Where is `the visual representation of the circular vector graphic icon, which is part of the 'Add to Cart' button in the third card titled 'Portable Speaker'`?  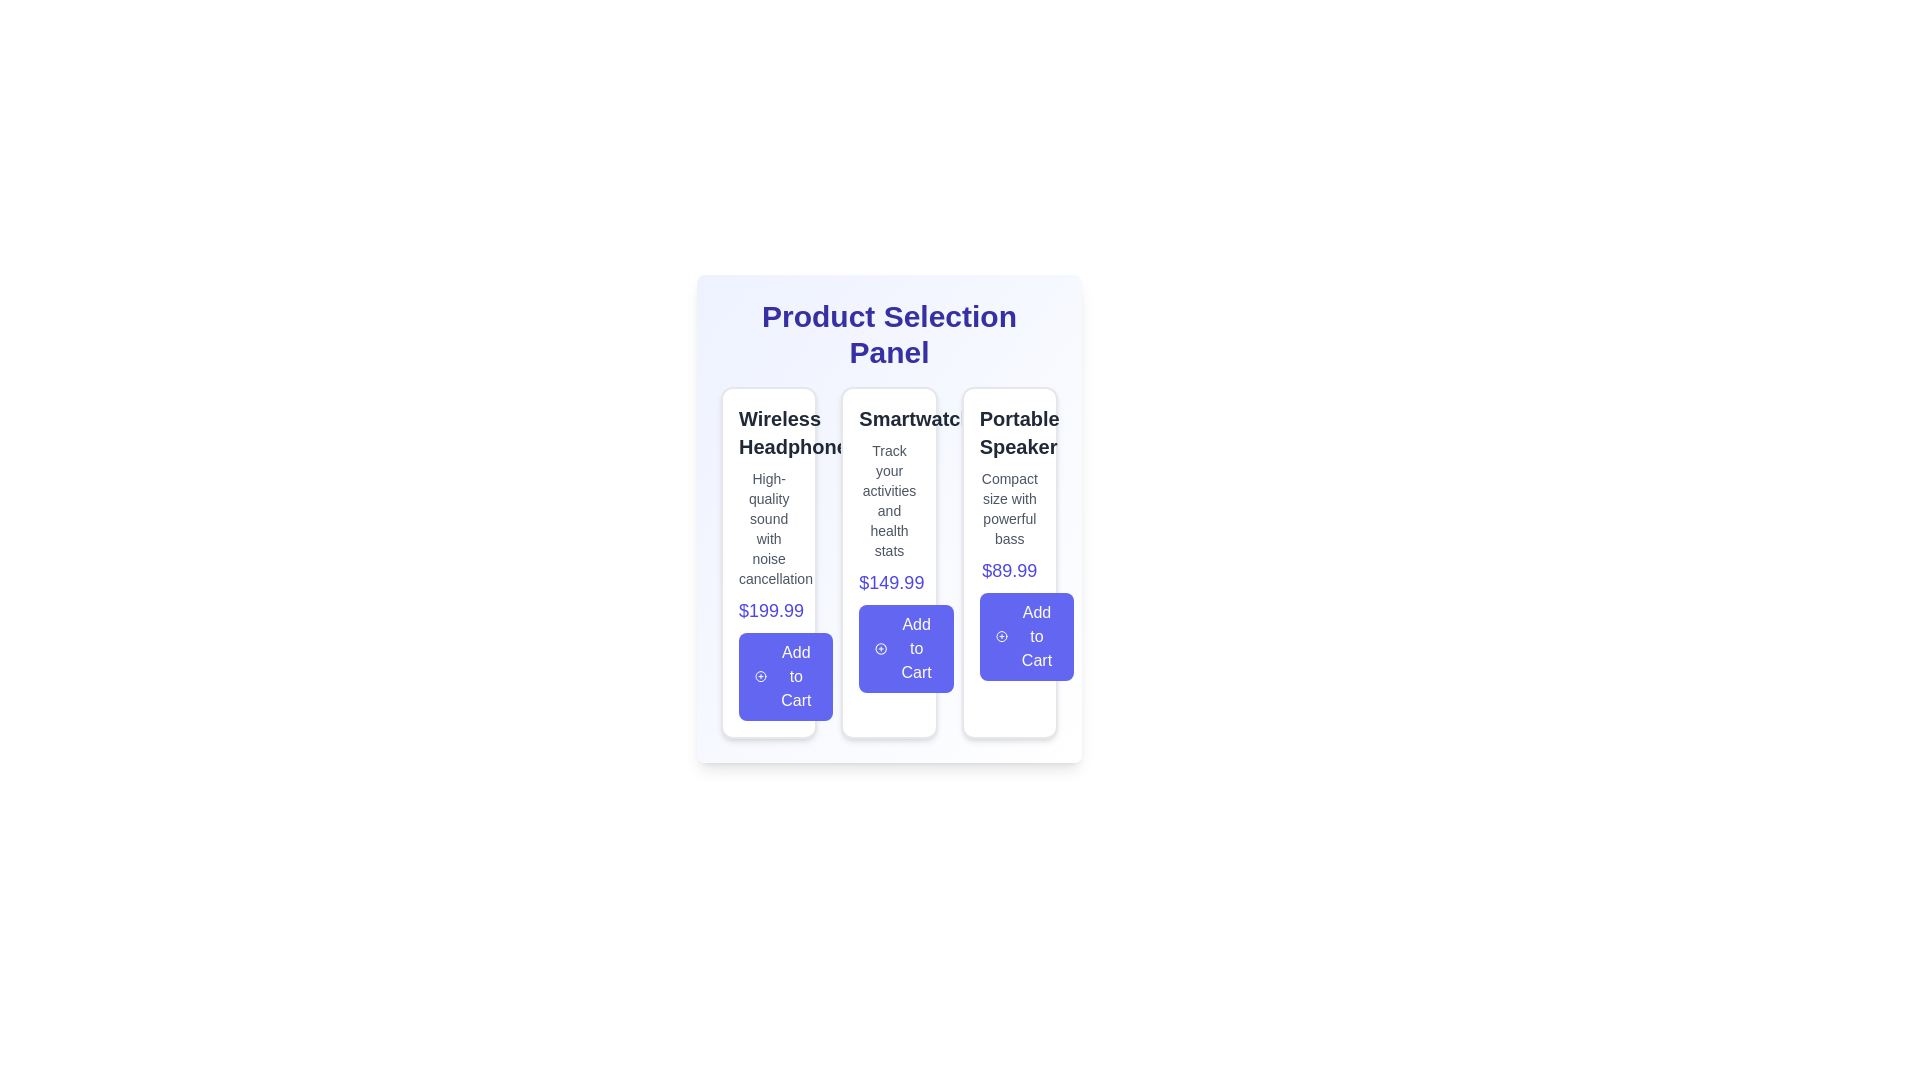 the visual representation of the circular vector graphic icon, which is part of the 'Add to Cart' button in the third card titled 'Portable Speaker' is located at coordinates (1001, 636).